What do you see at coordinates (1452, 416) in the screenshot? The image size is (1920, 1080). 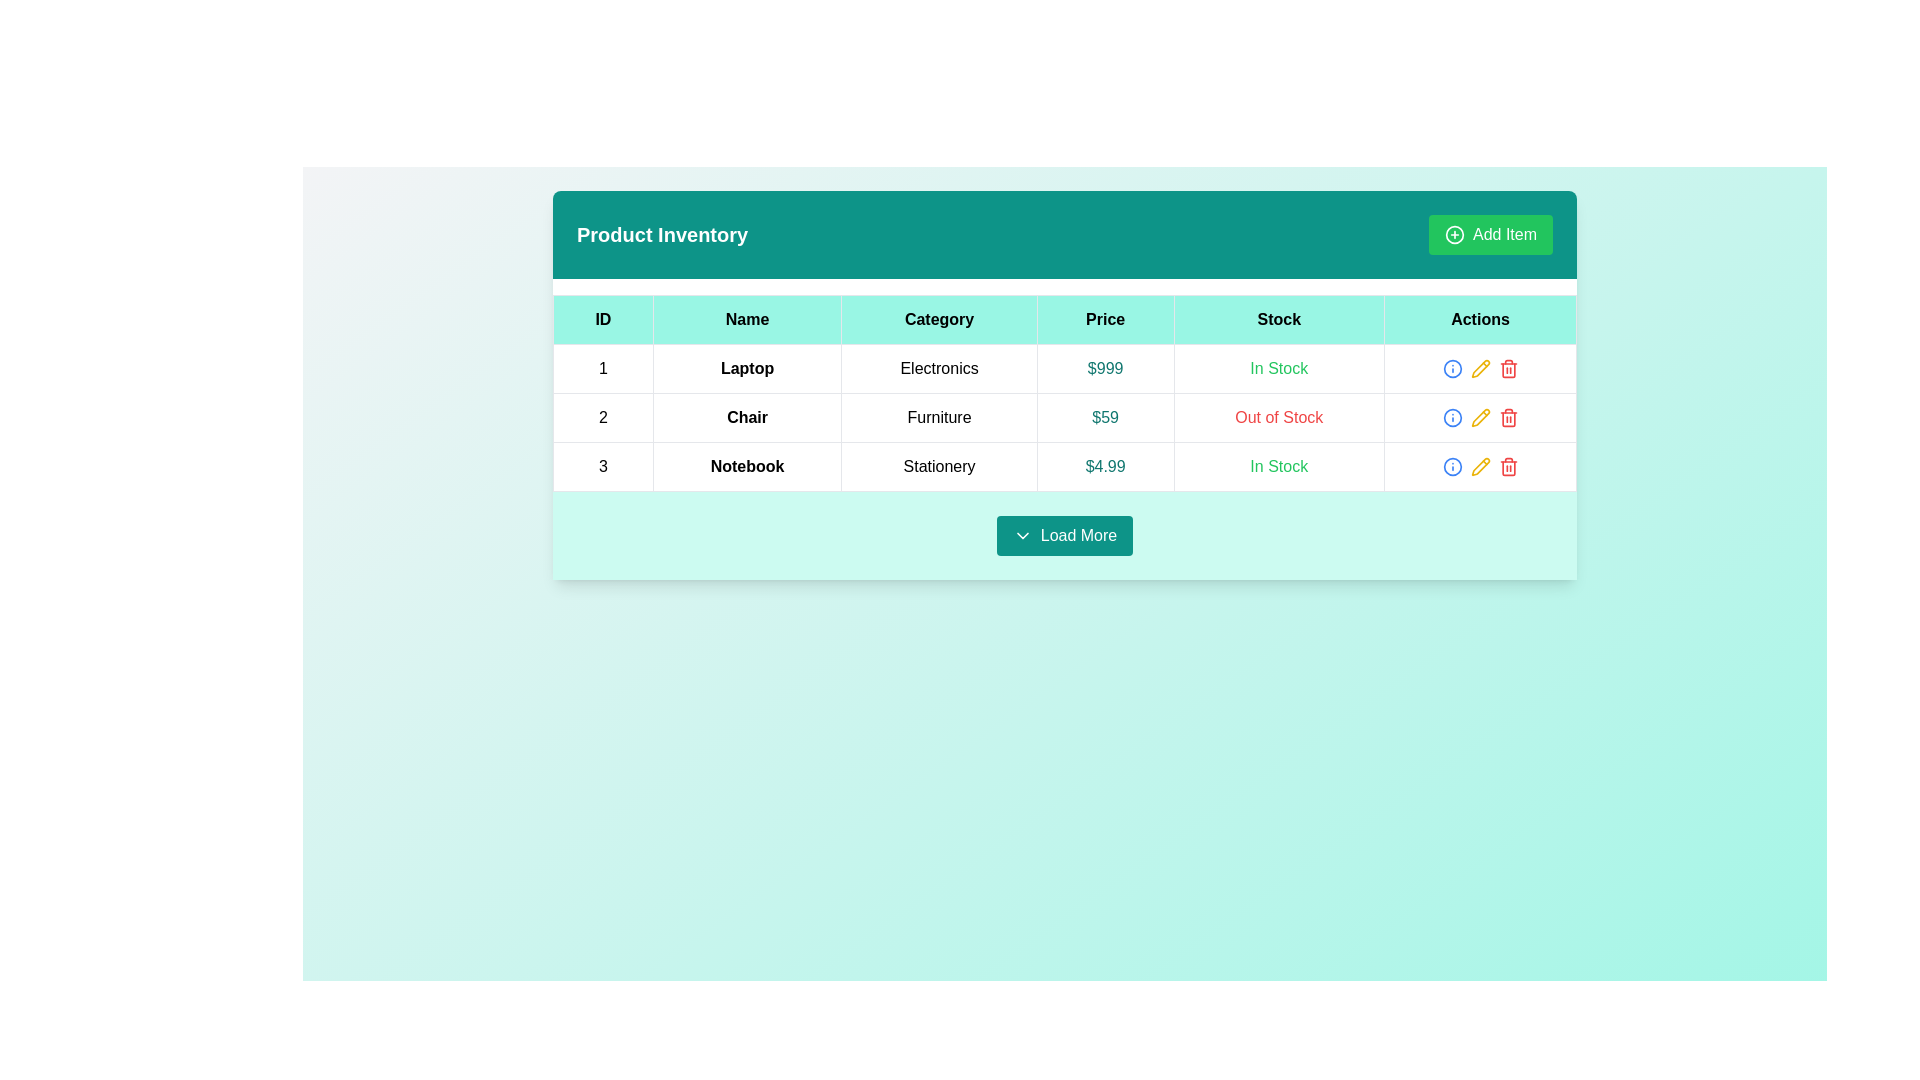 I see `the help button in the 'Actions' column of the second row in the product table for the 'Chair' item` at bounding box center [1452, 416].